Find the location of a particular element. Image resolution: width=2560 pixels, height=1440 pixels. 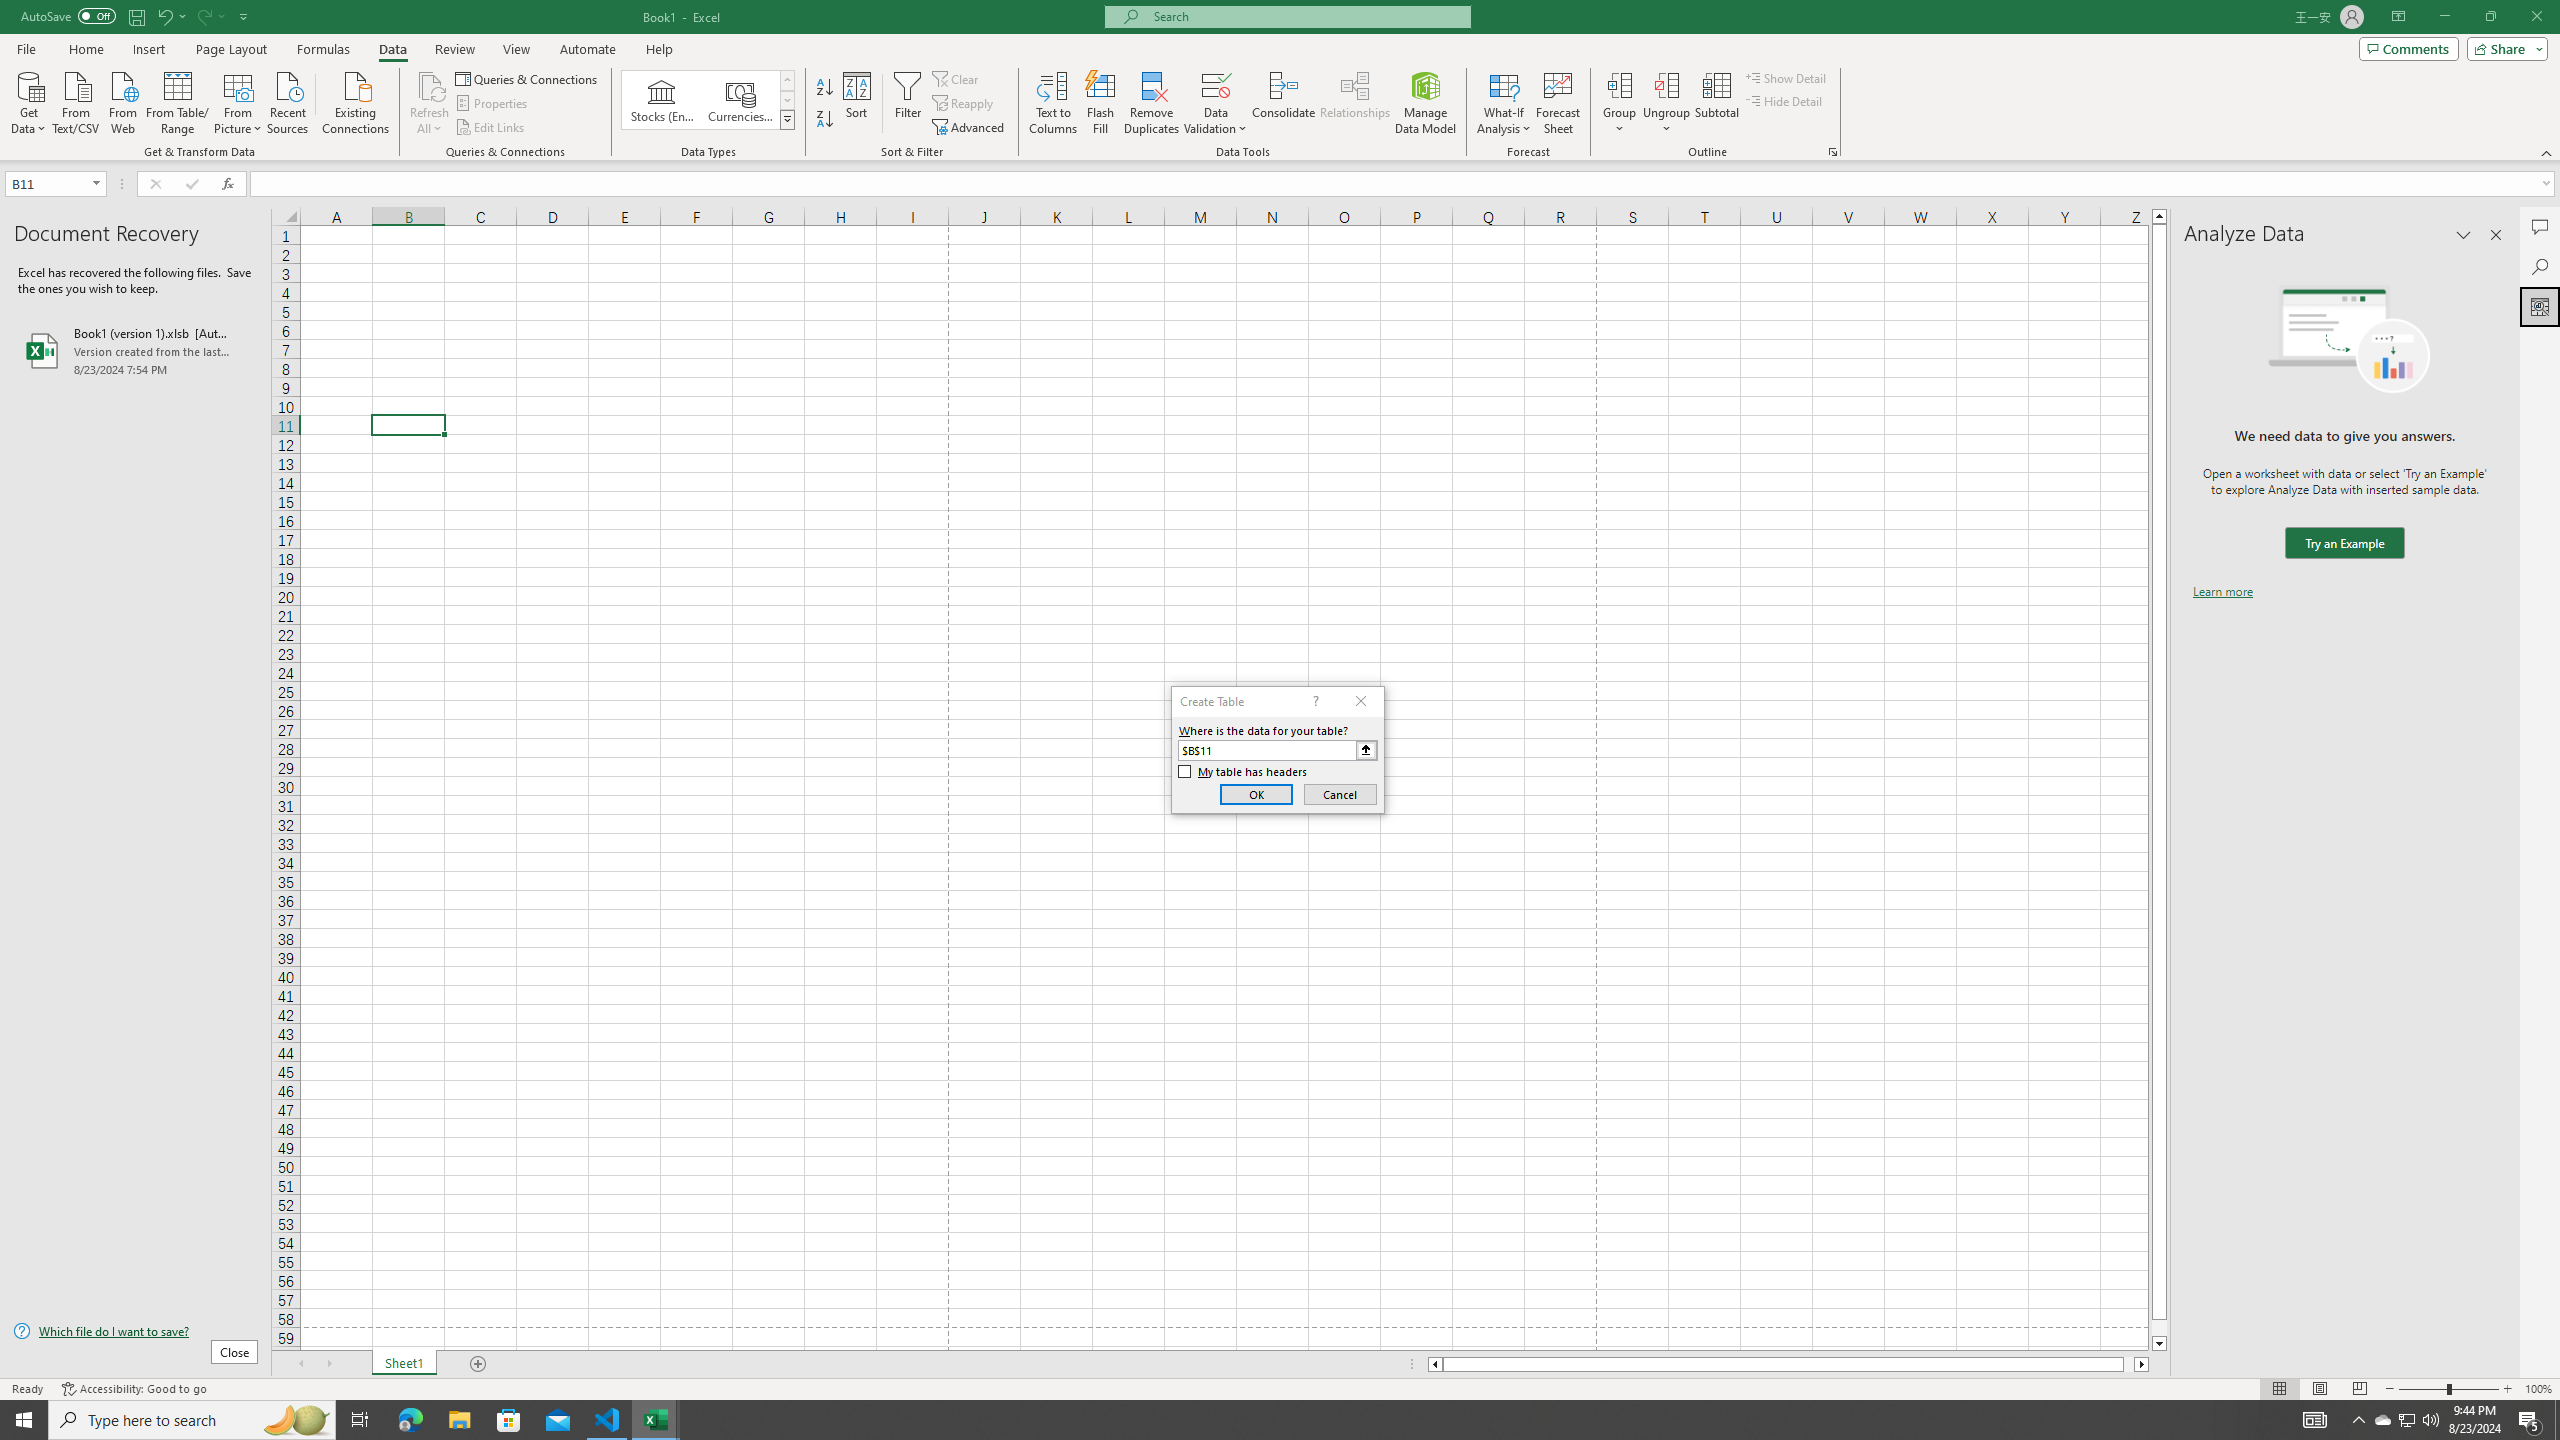

'Consolidate...' is located at coordinates (1283, 103).